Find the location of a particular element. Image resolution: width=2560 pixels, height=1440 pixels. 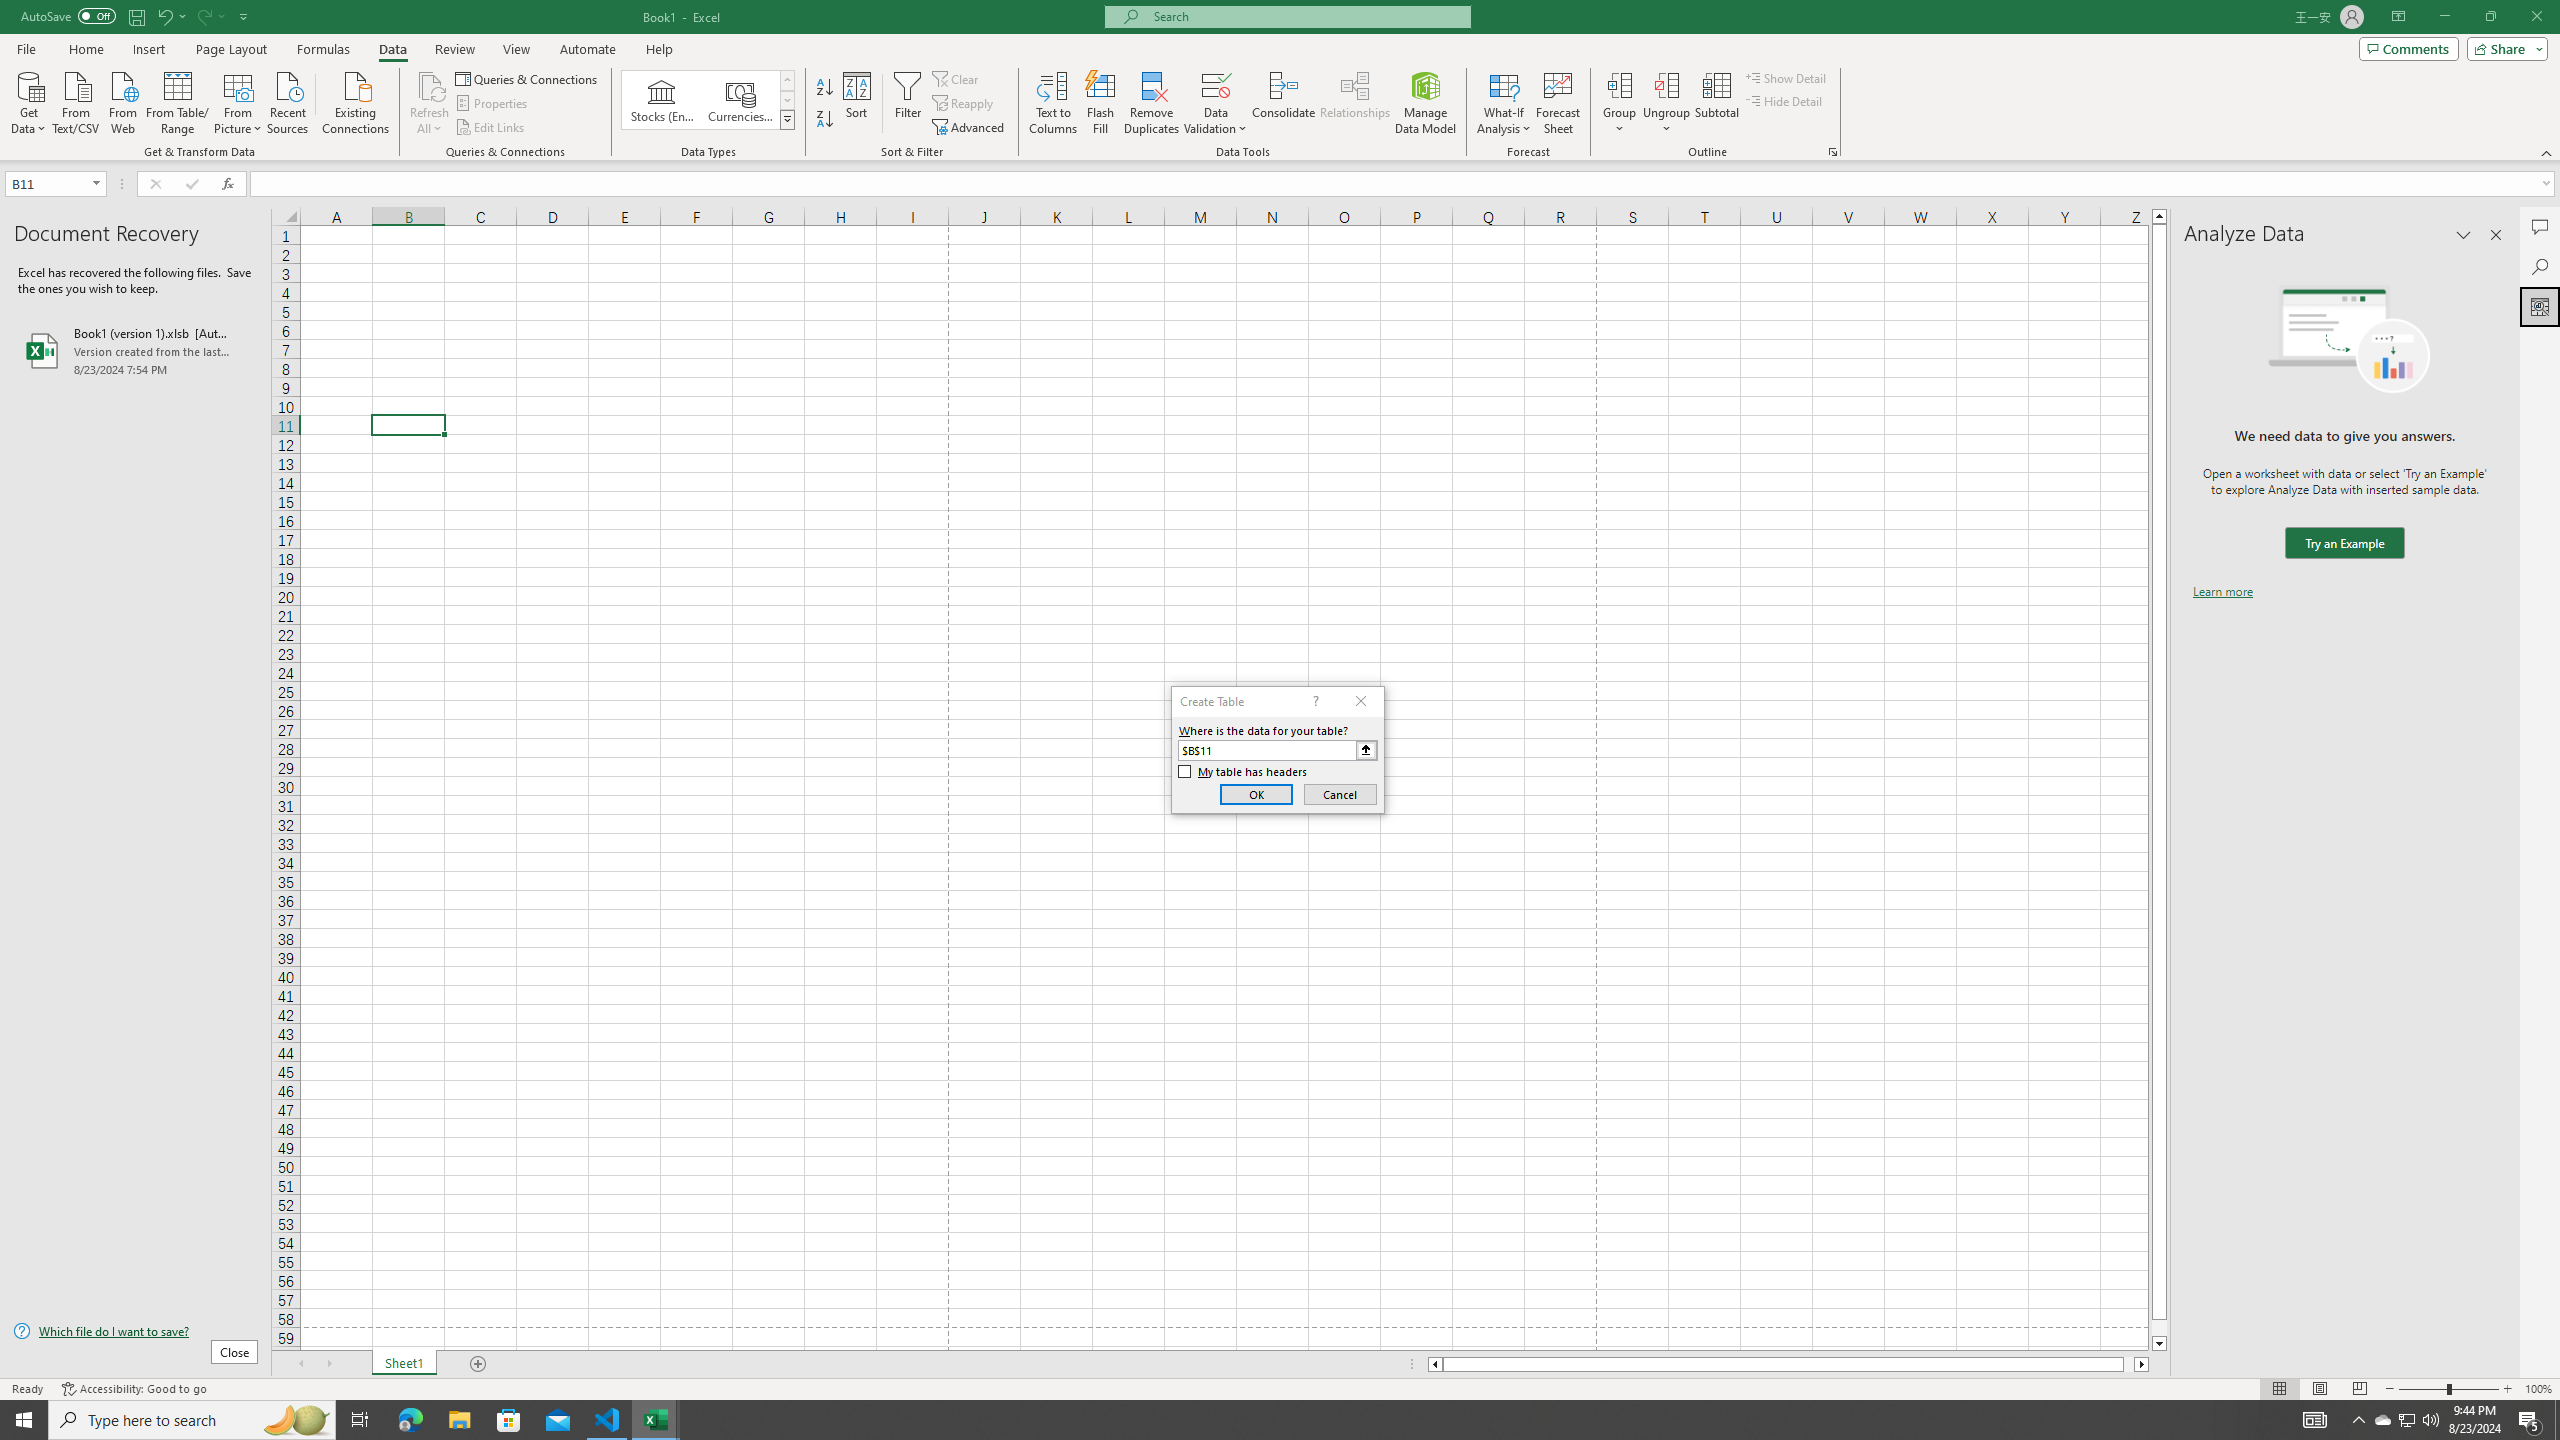

'Consolidate...' is located at coordinates (1283, 103).